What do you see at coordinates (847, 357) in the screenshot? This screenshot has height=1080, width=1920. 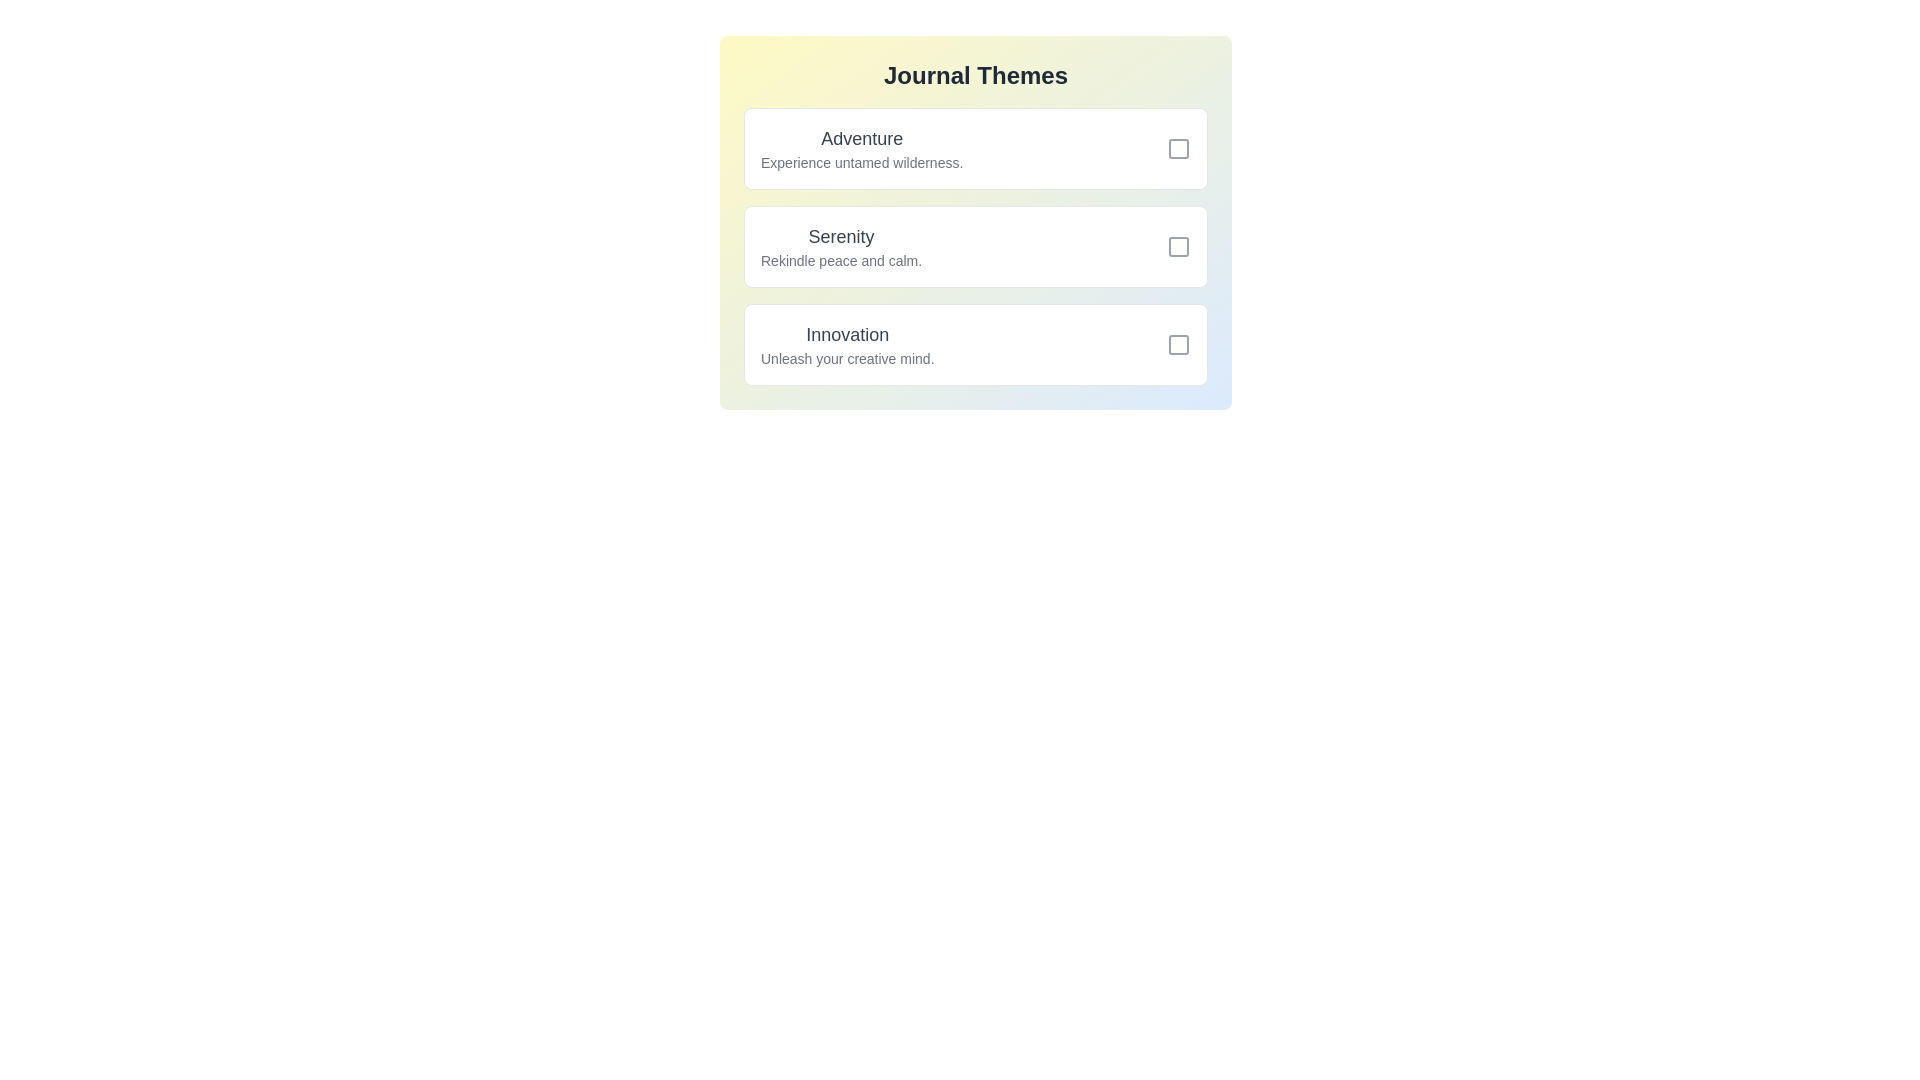 I see `the text label that provides supplementary information for the title 'Innovation', located directly beneath it in the third item of a vertical list of themes` at bounding box center [847, 357].